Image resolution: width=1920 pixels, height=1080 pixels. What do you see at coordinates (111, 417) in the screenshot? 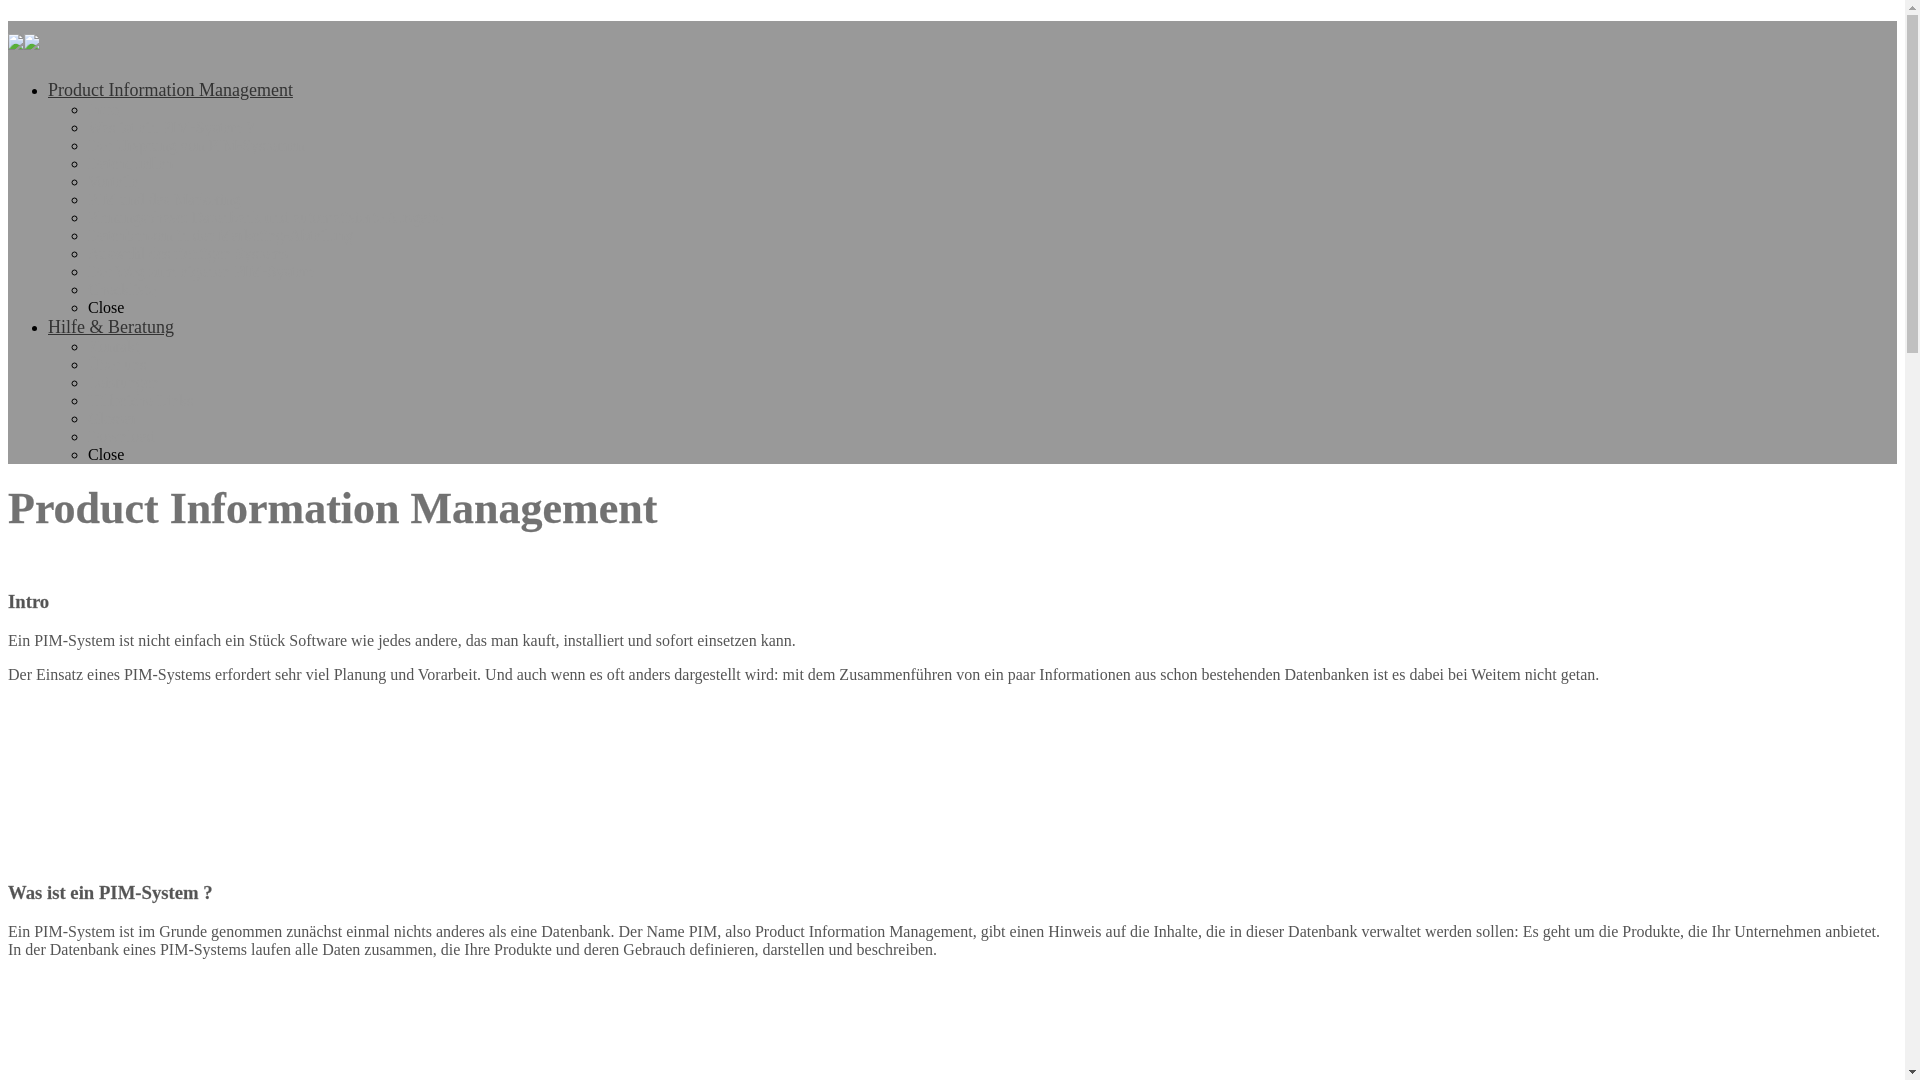
I see `'Glossar'` at bounding box center [111, 417].